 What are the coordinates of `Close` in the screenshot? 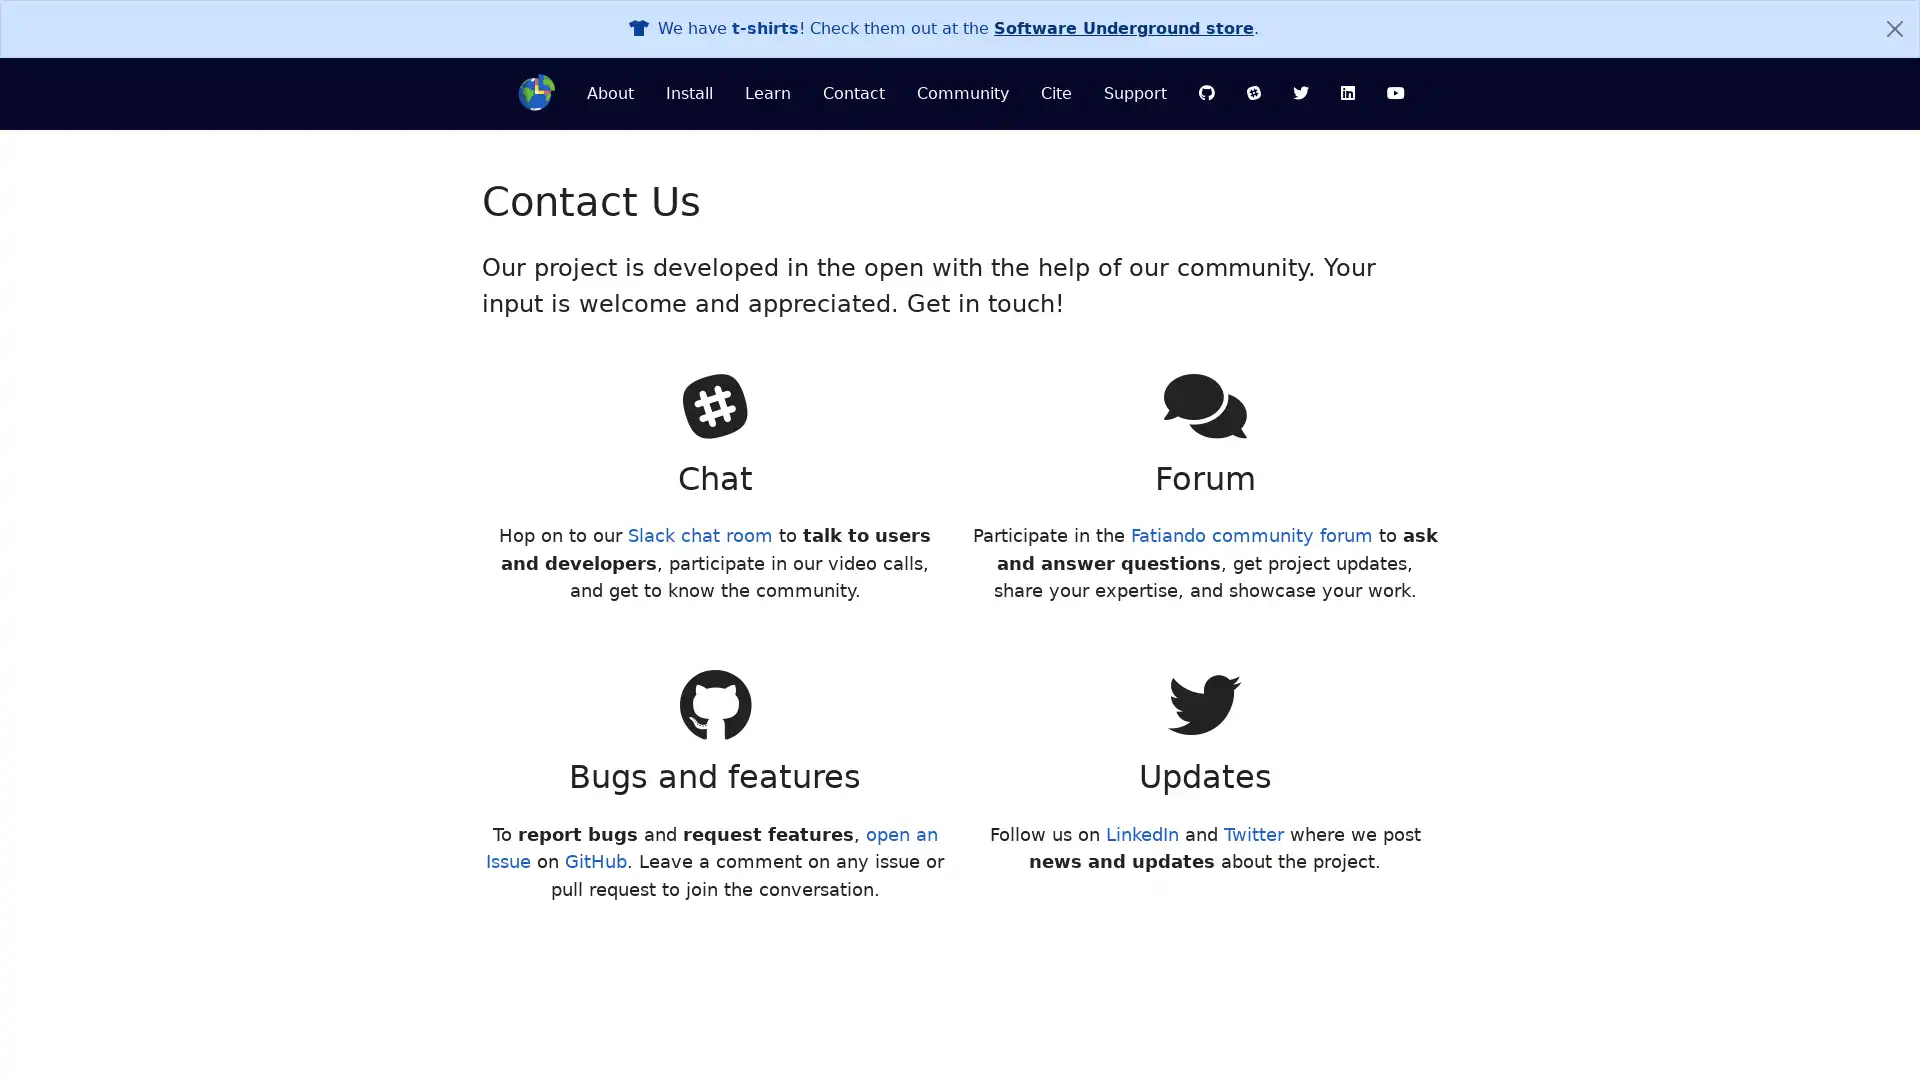 It's located at (1894, 29).